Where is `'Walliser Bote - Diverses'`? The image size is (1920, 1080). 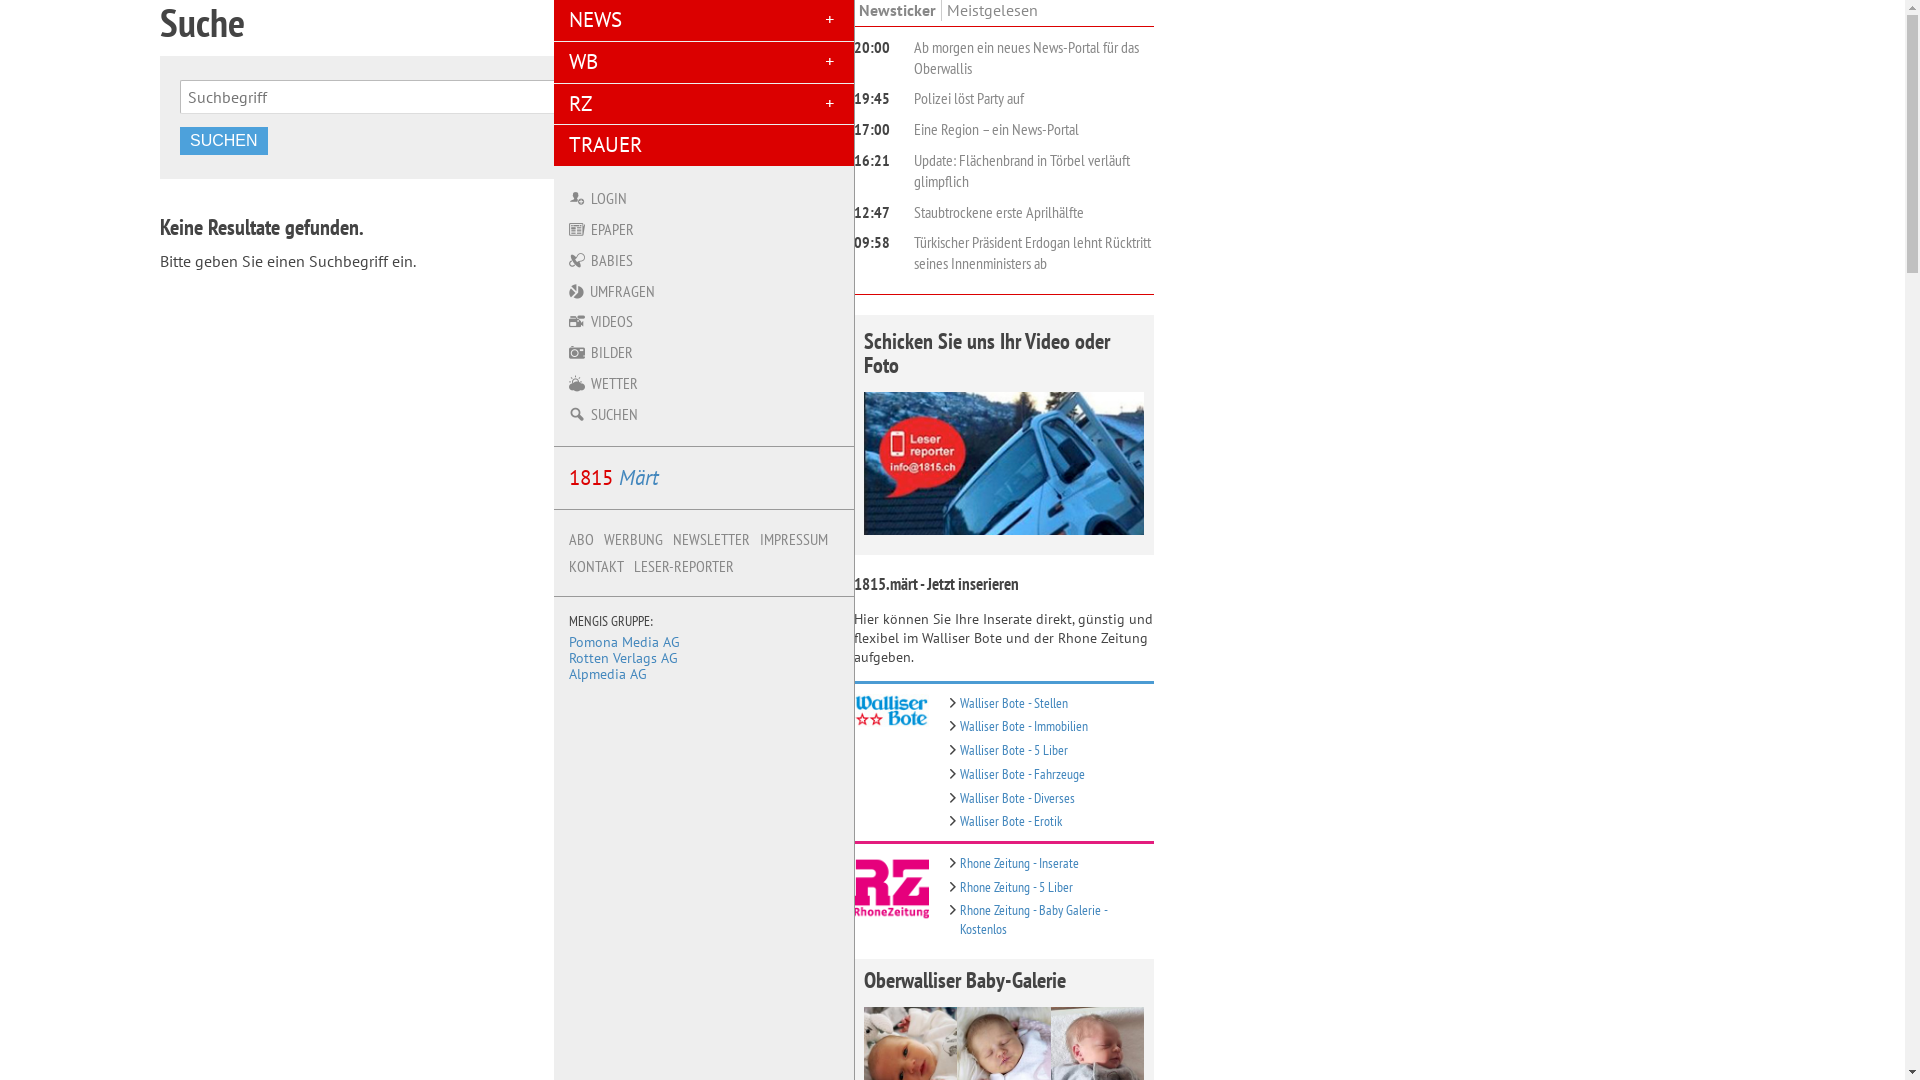 'Walliser Bote - Diverses' is located at coordinates (960, 796).